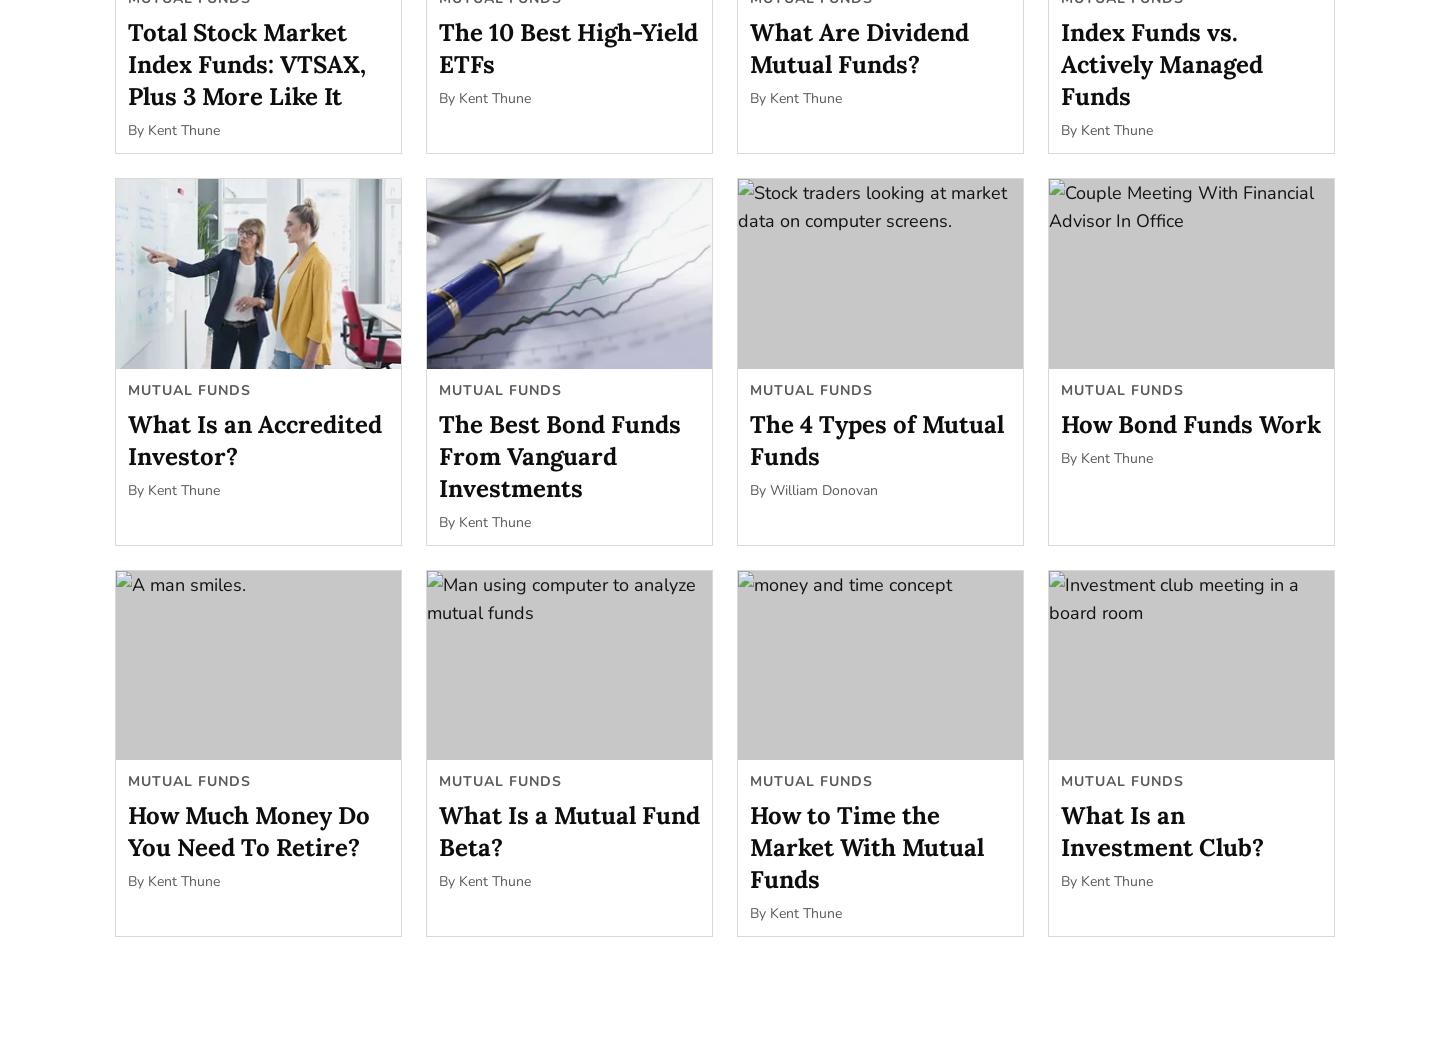  I want to click on 'The 10 Best High-Yield ETFs', so click(568, 47).